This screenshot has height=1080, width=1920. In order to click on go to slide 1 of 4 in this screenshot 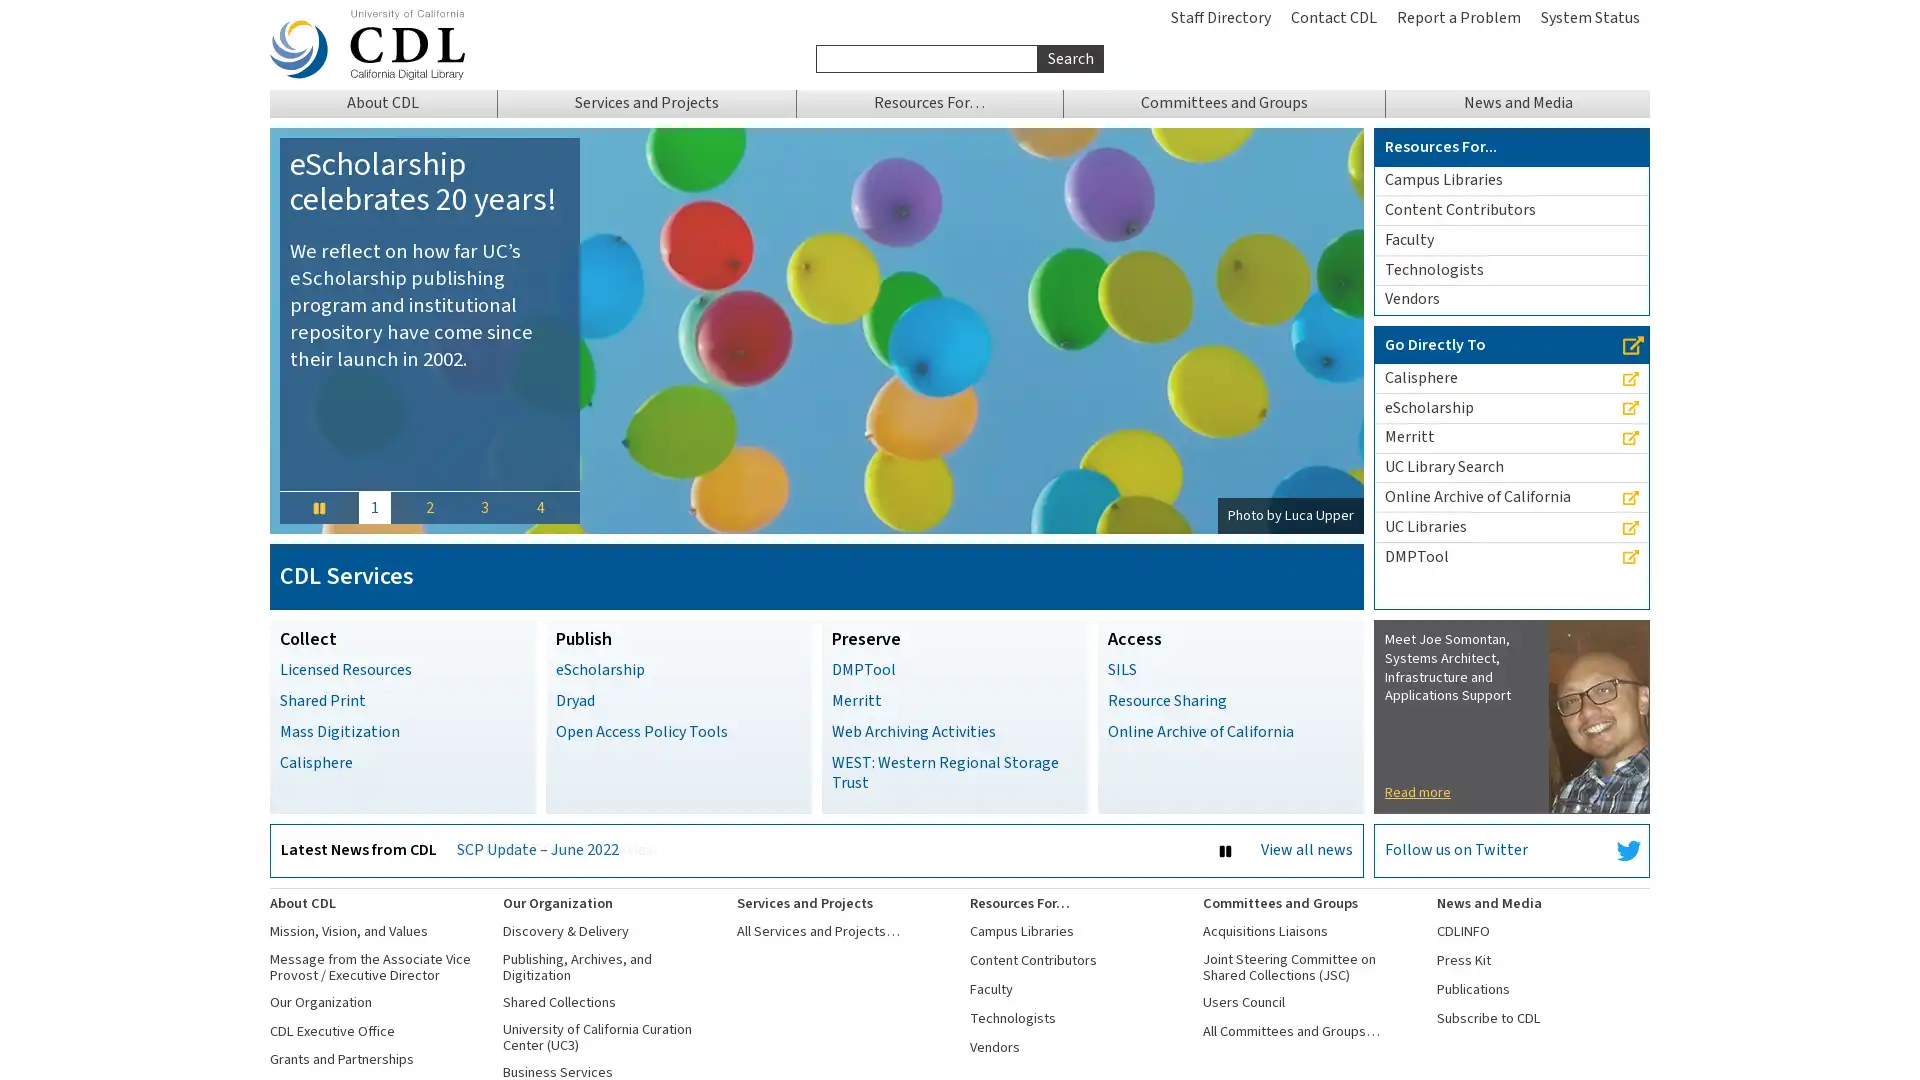, I will do `click(374, 505)`.